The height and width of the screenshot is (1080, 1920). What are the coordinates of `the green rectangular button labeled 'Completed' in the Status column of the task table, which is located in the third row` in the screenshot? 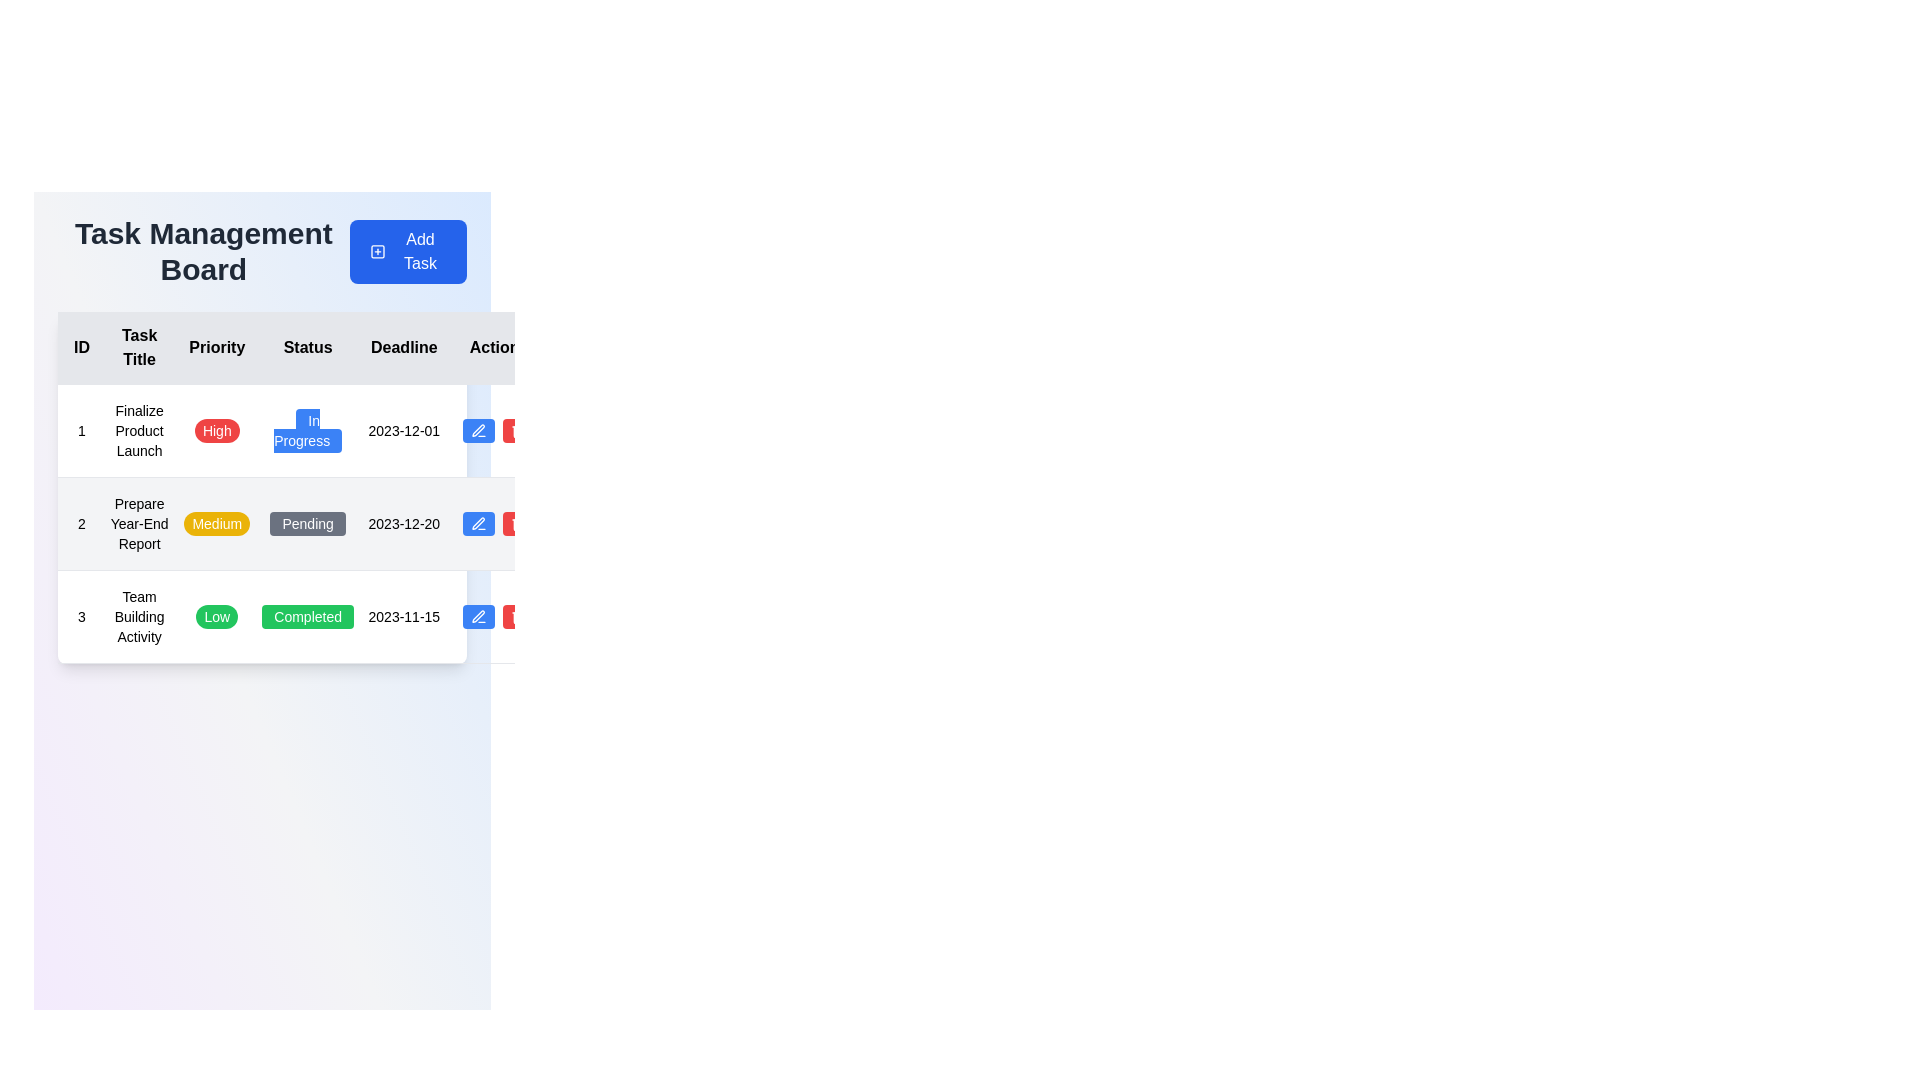 It's located at (307, 616).